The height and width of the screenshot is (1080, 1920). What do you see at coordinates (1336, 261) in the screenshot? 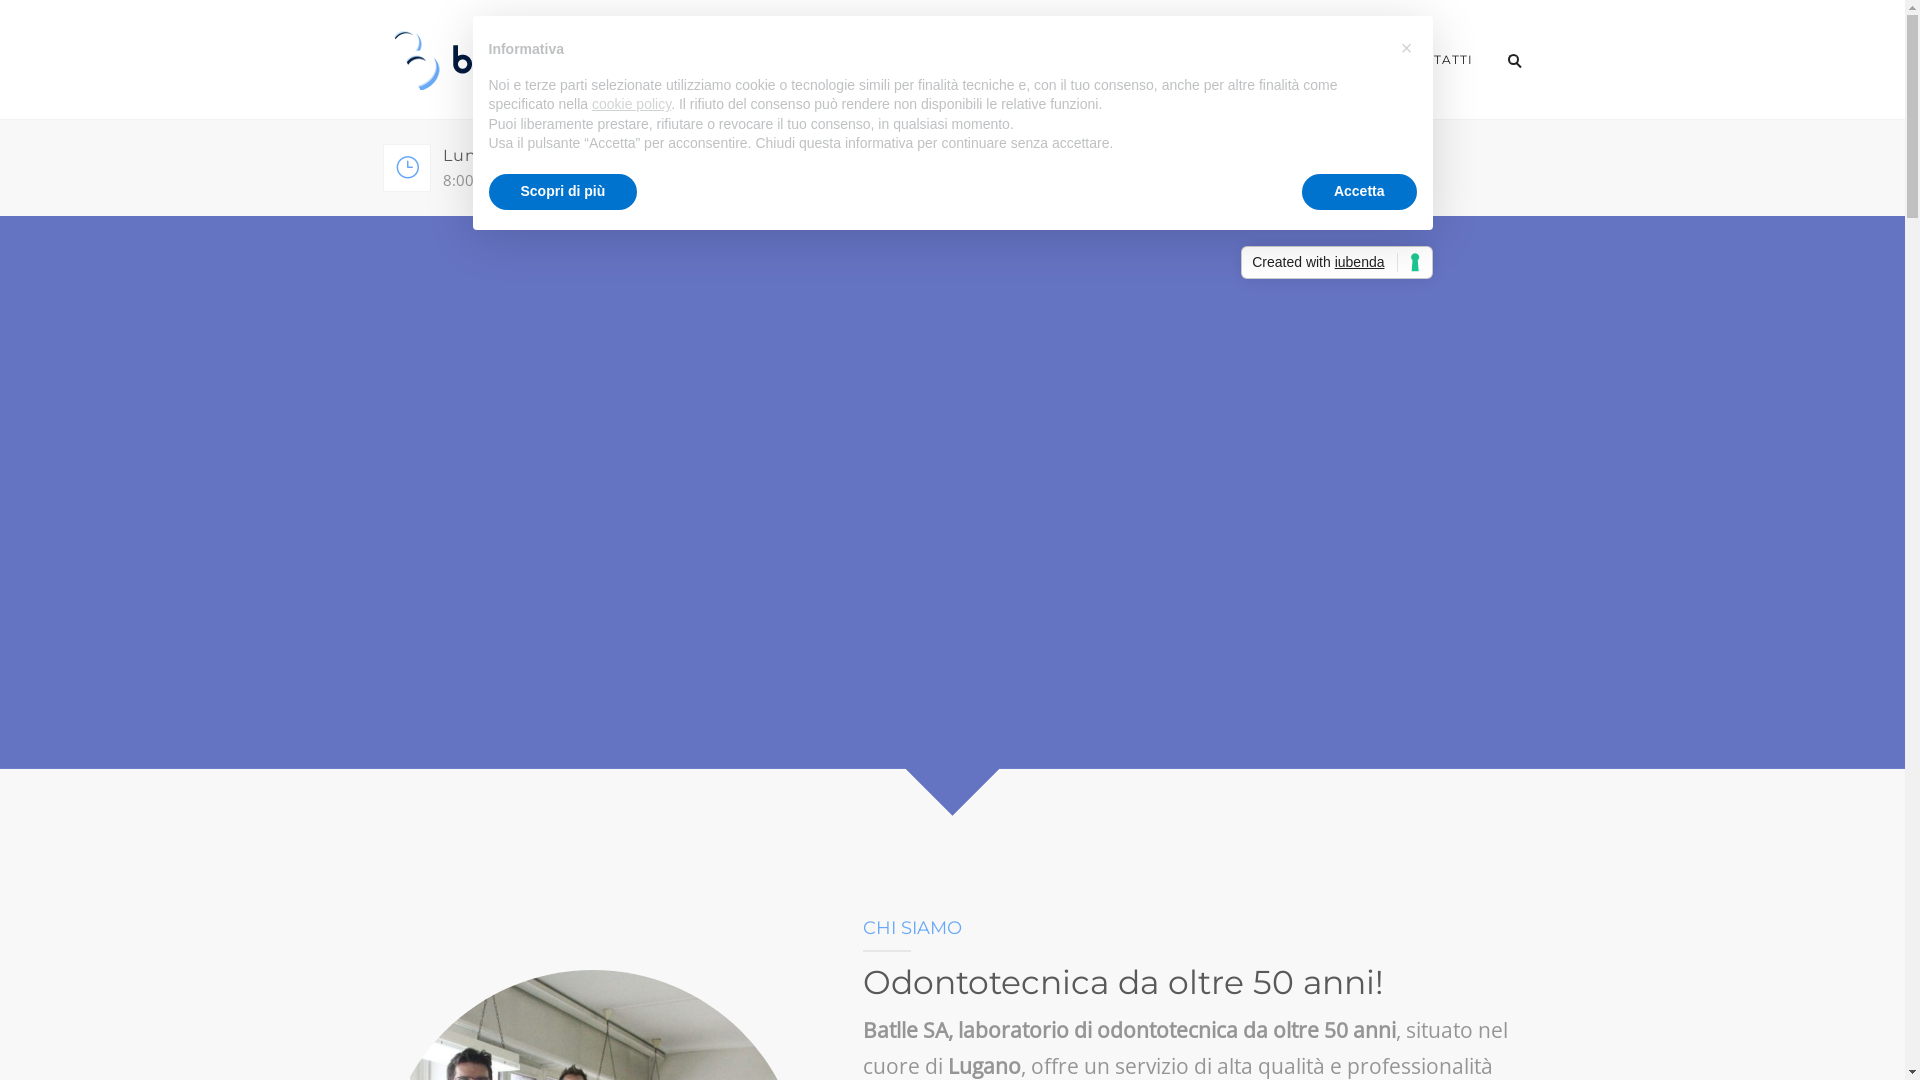
I see `'Created with iubenda'` at bounding box center [1336, 261].